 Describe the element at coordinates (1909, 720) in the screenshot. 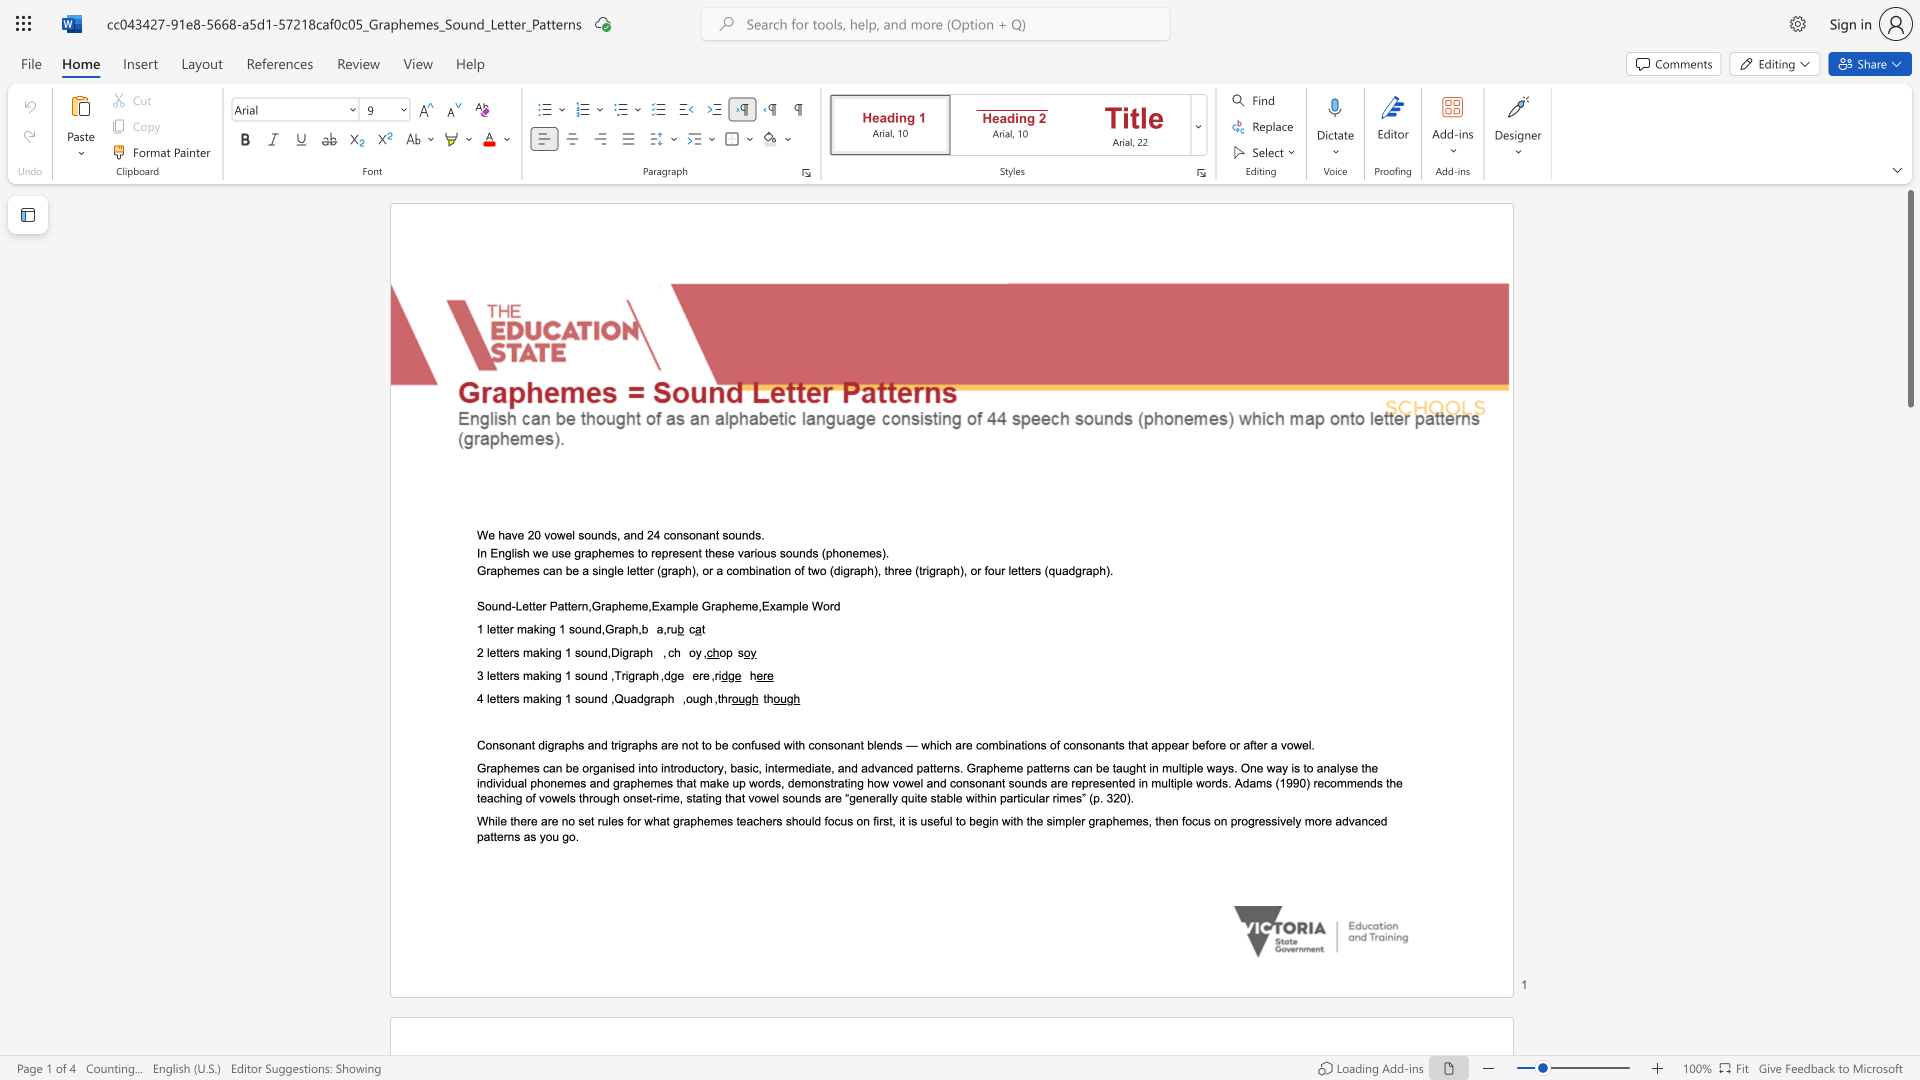

I see `the side scrollbar to bring the page down` at that location.